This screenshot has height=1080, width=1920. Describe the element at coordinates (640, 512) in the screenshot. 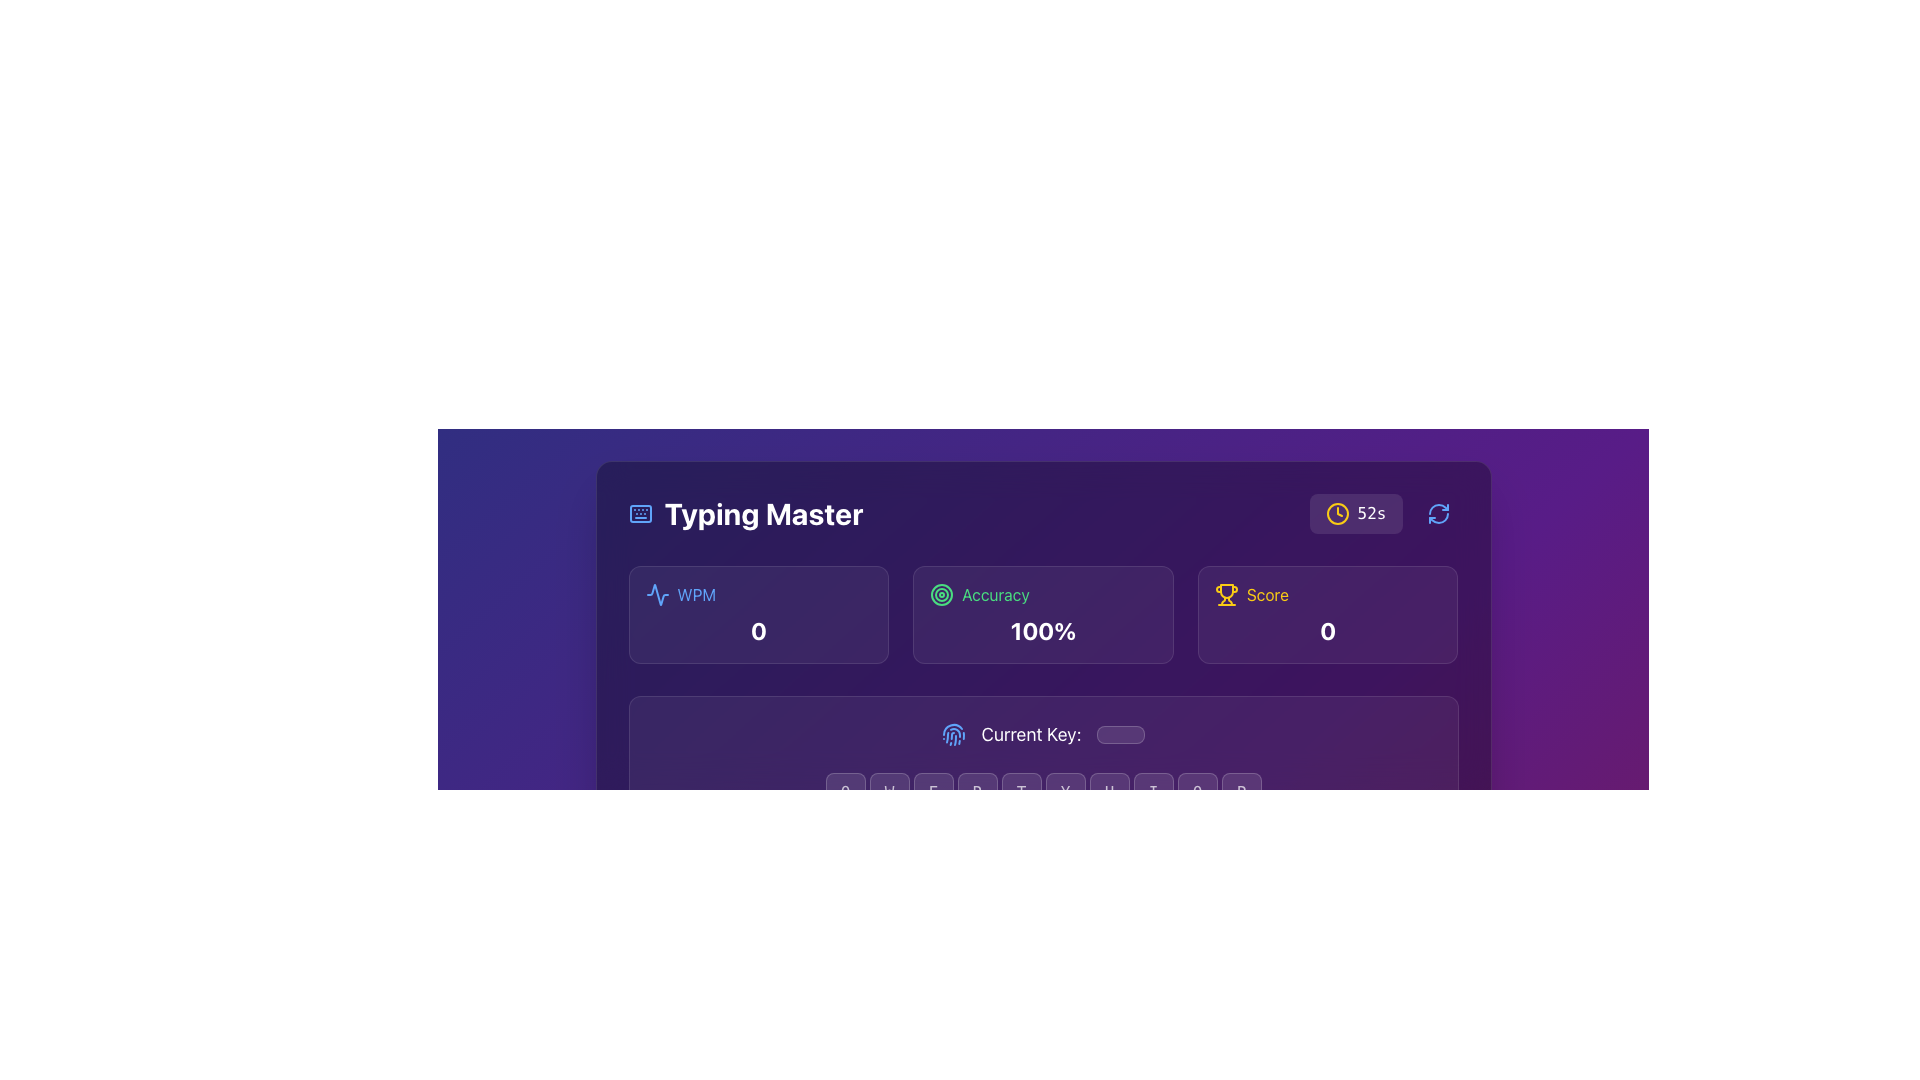

I see `the keyboard icon, which is a minimalistic blue icon located to the left of the 'Typing Master' title` at that location.